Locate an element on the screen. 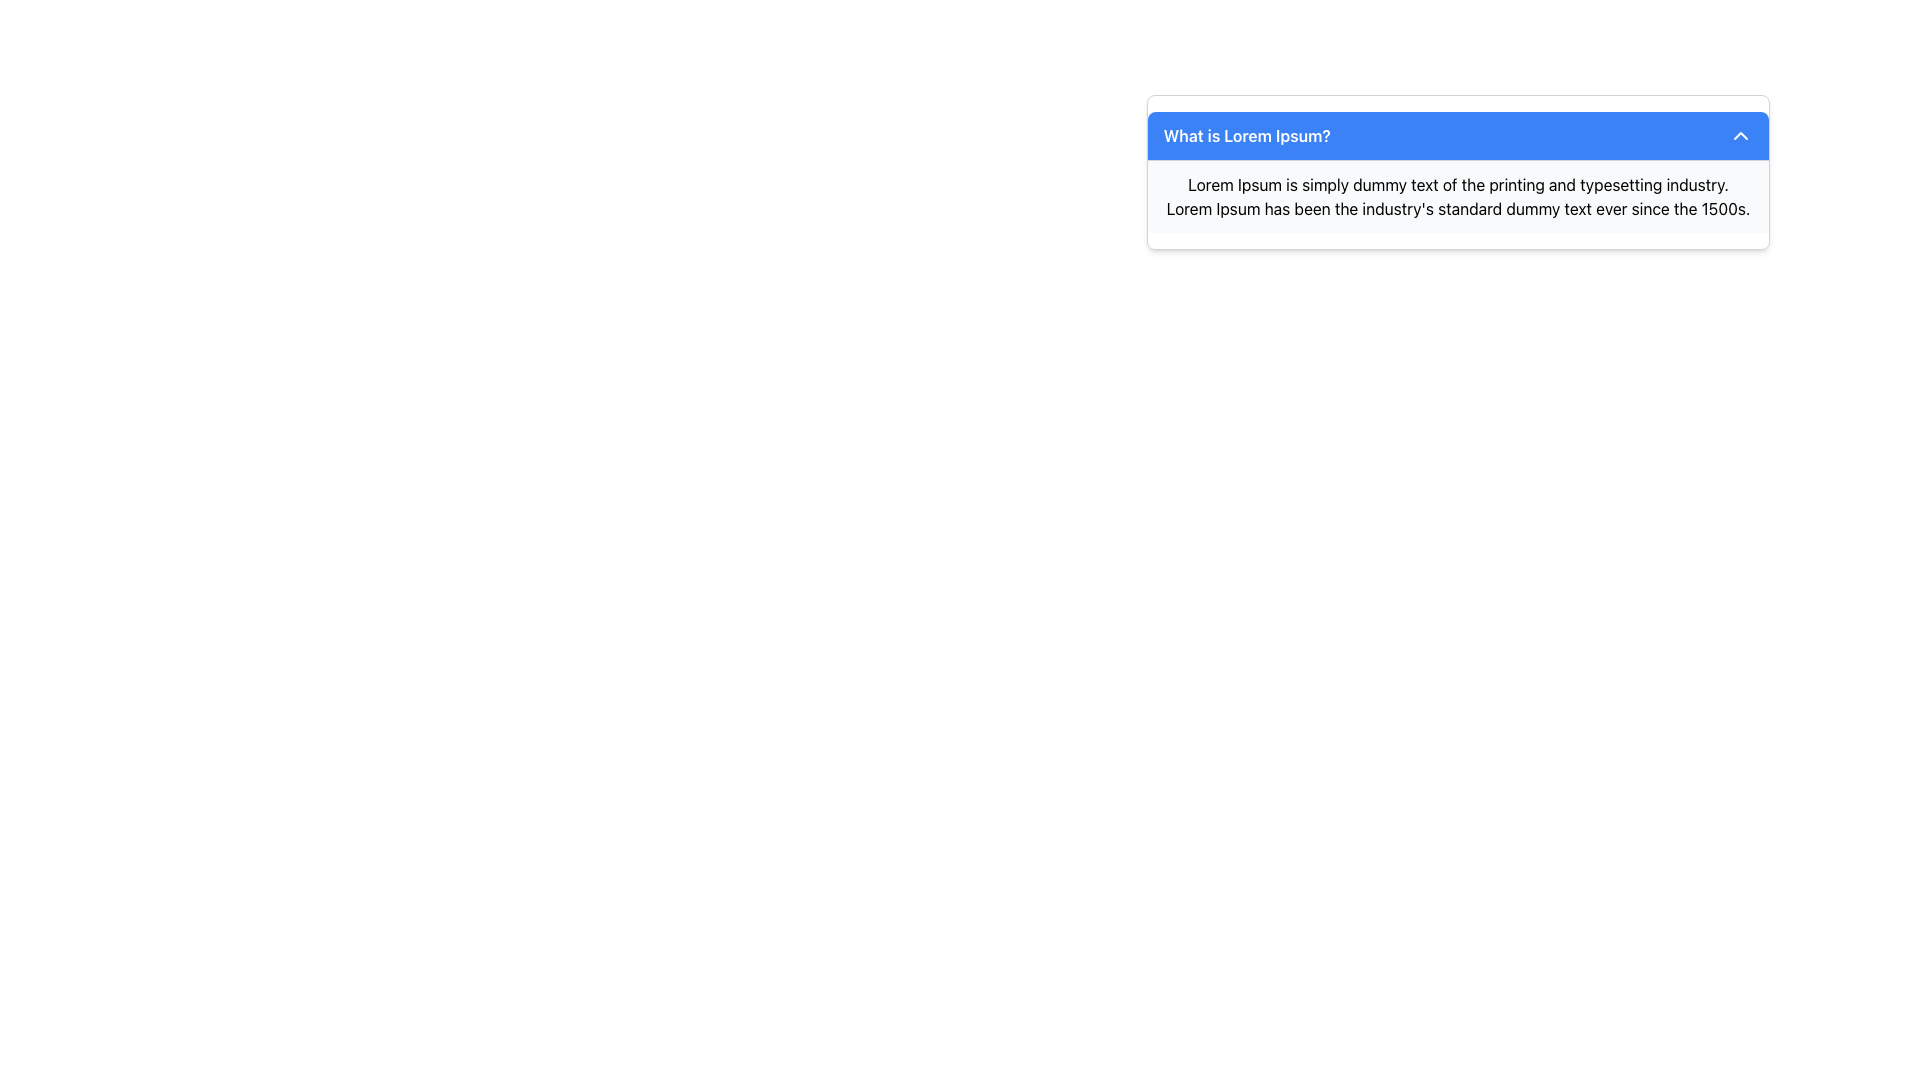 The image size is (1920, 1080). the upward-pointing arrow-shaped icon located in the upper-right corner of the blue header bar of the 'What is Lorem Ipsum?' information box is located at coordinates (1740, 135).